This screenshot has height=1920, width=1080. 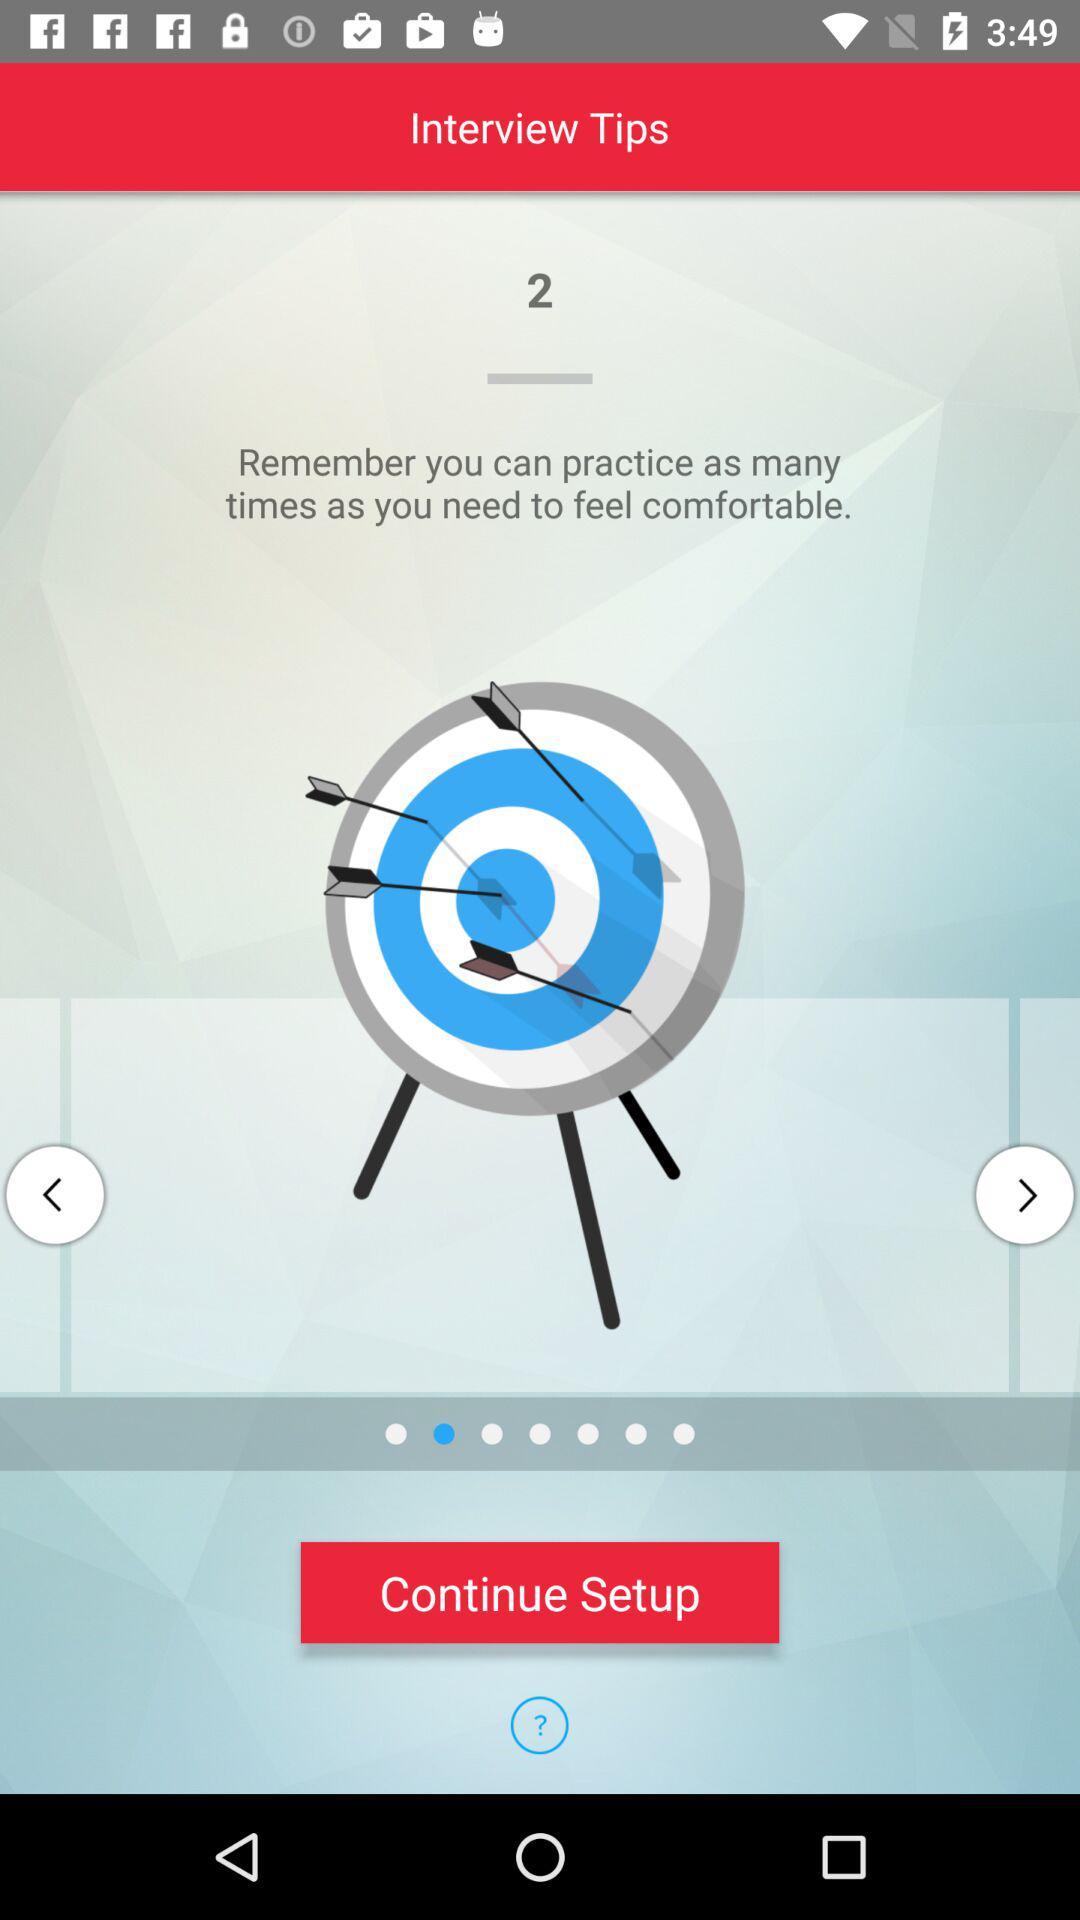 I want to click on back option, so click(x=54, y=1195).